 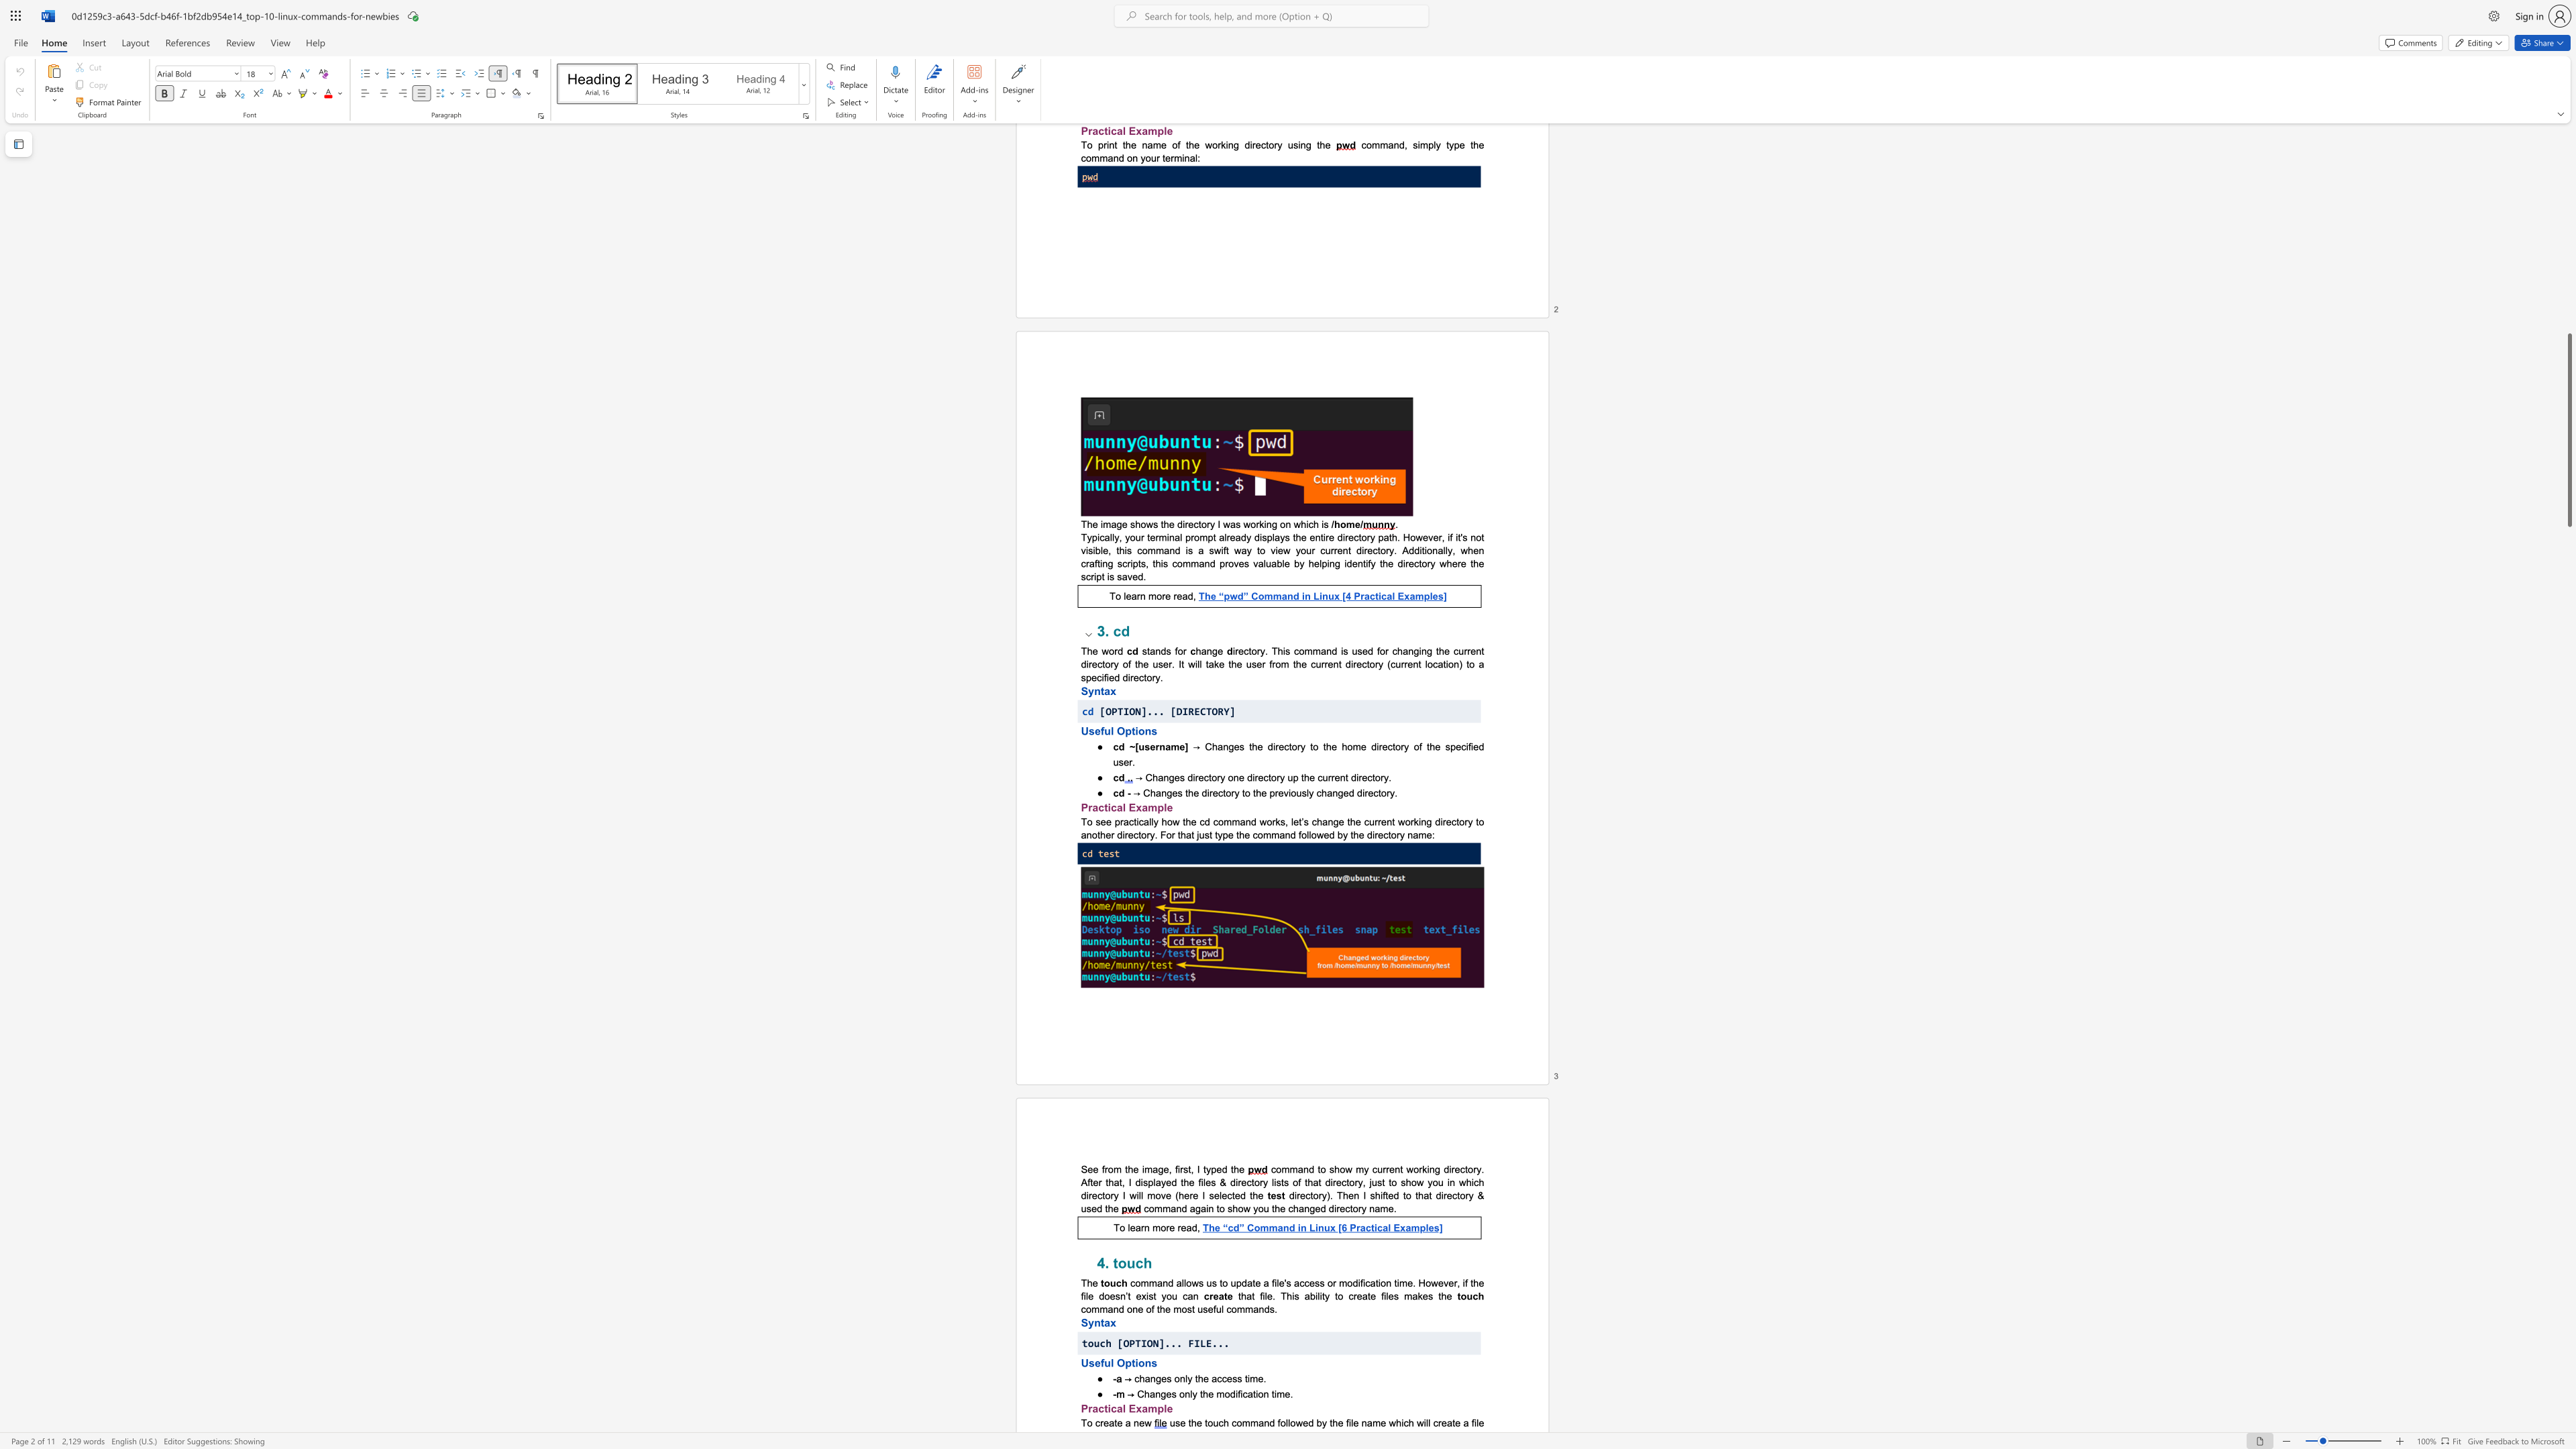 What do you see at coordinates (1312, 1295) in the screenshot?
I see `the 1th character "b" in the text` at bounding box center [1312, 1295].